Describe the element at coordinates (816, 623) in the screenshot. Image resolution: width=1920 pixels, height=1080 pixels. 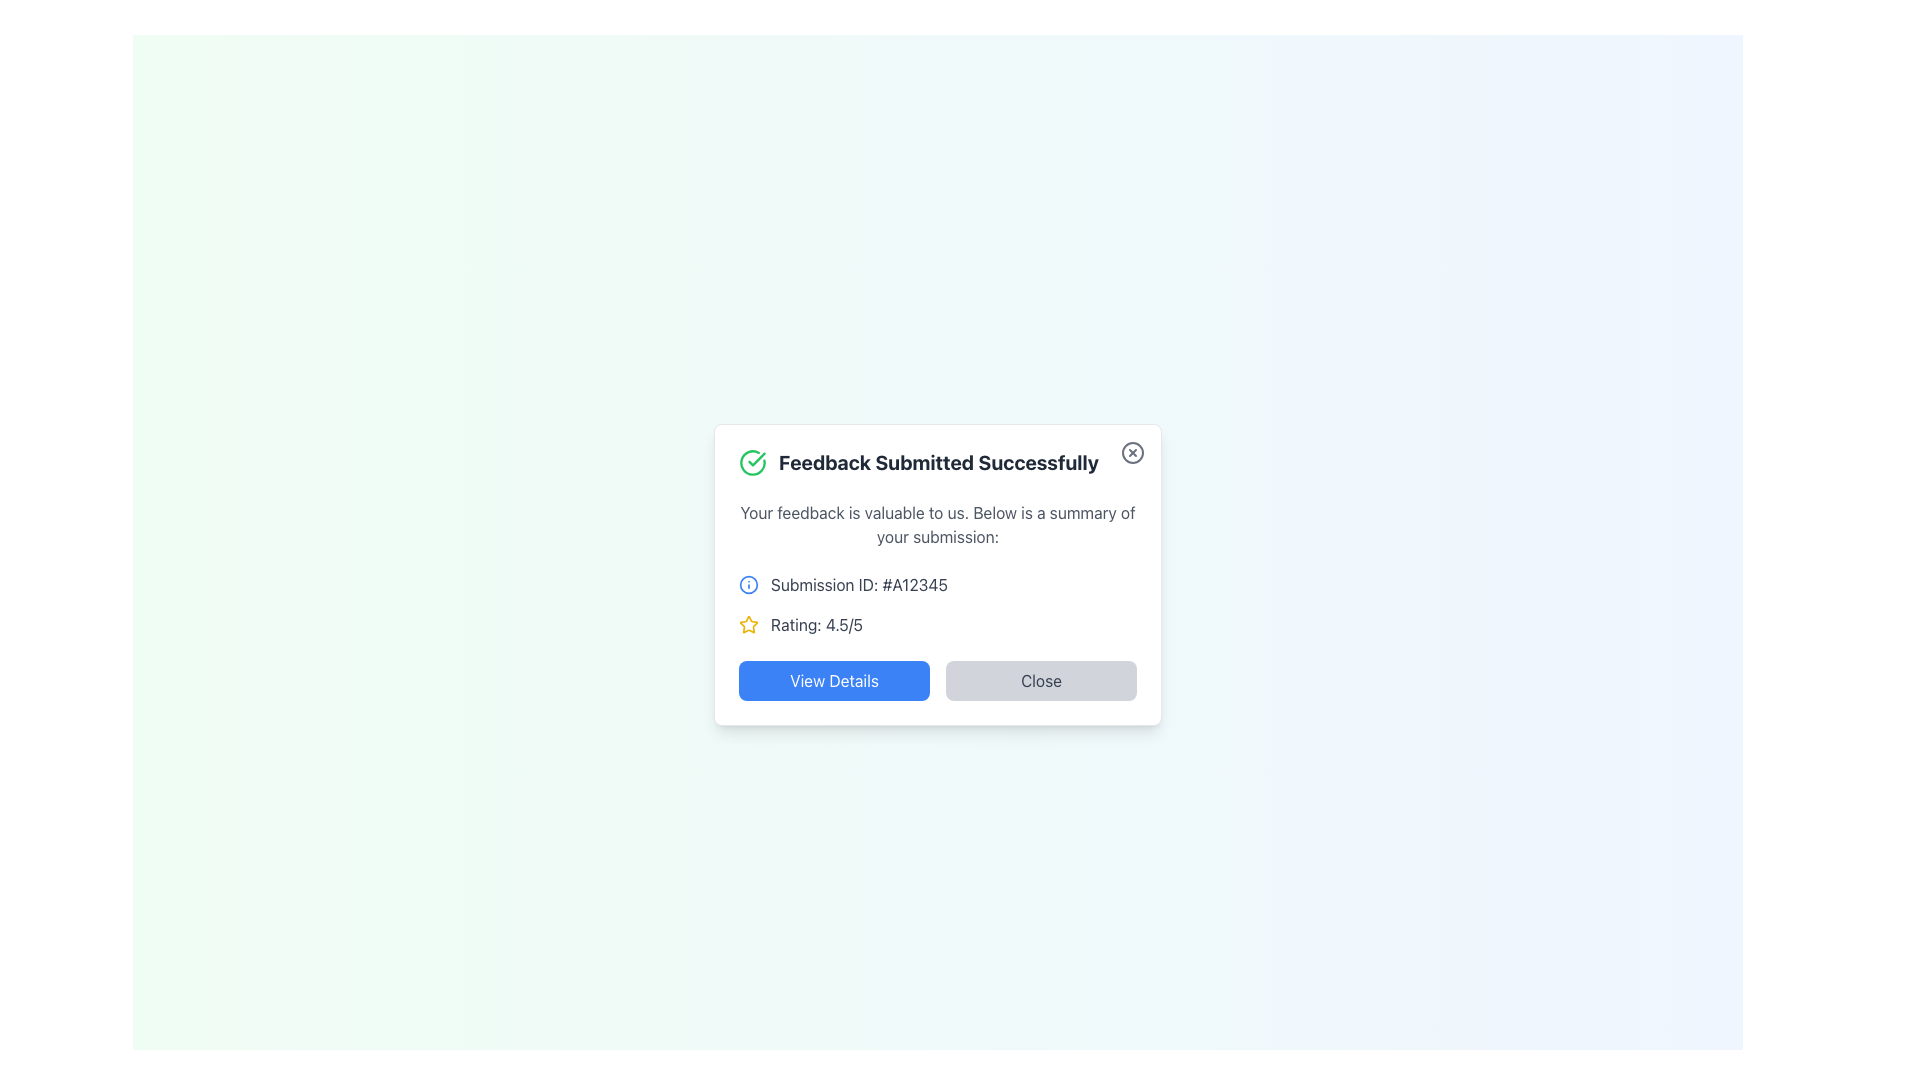
I see `the text label that displays the rating, located to the right of the yellow star icon in the feedback summary dialog` at that location.